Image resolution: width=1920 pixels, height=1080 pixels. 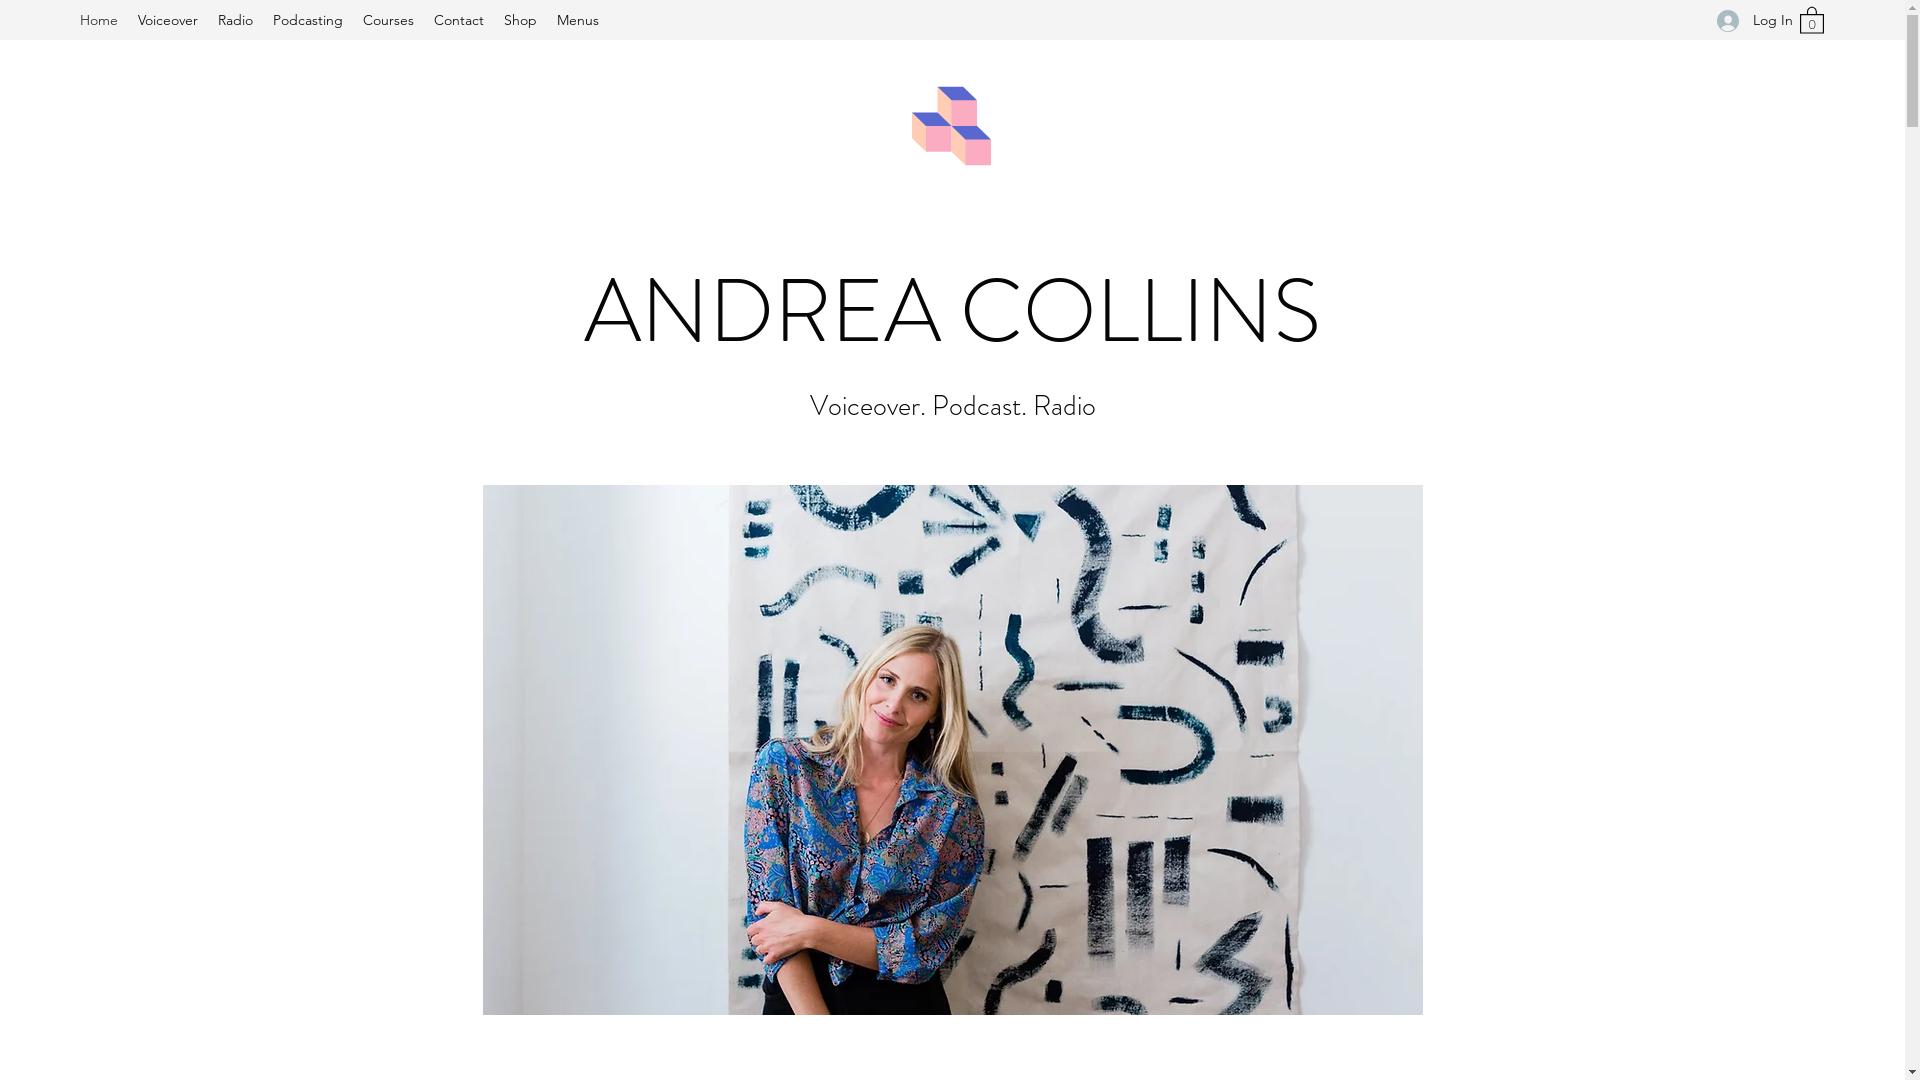 What do you see at coordinates (458, 19) in the screenshot?
I see `'Contact'` at bounding box center [458, 19].